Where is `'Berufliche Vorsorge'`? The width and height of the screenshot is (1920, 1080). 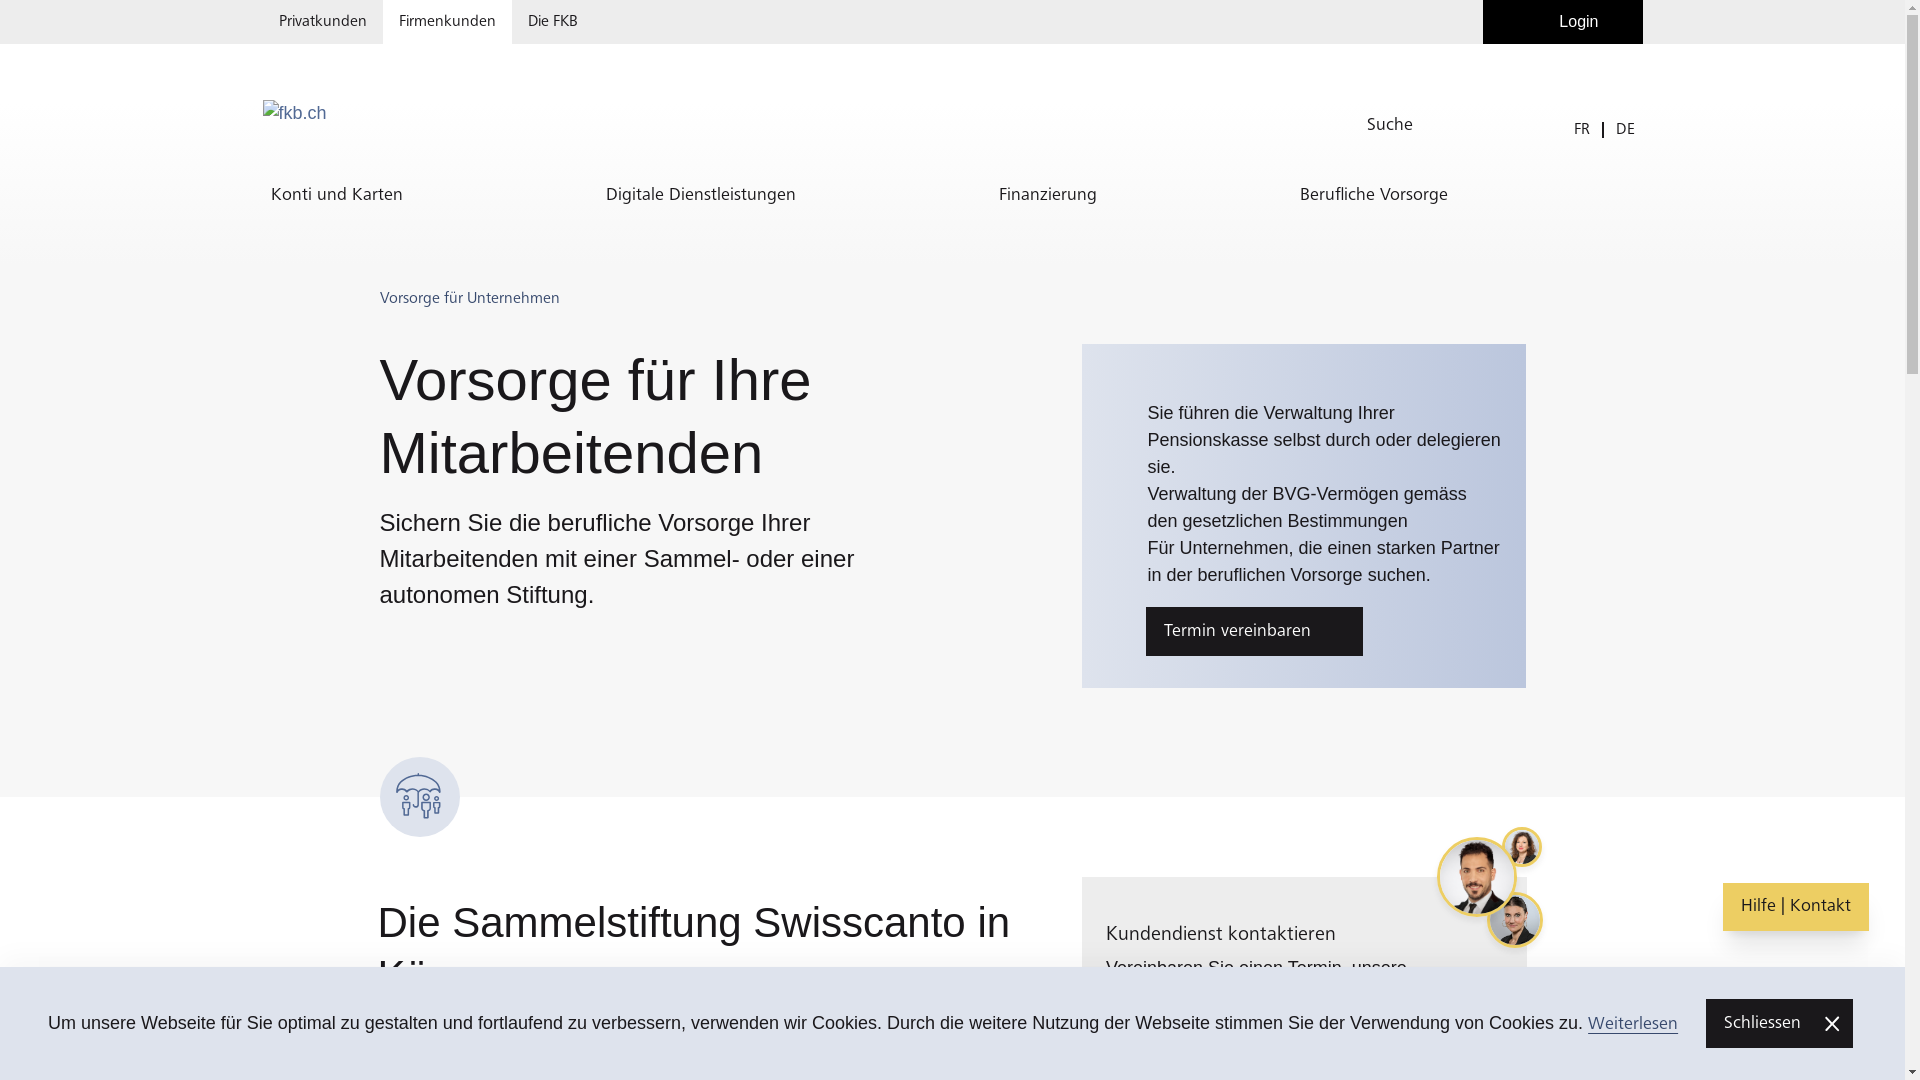
'Berufliche Vorsorge' is located at coordinates (1372, 195).